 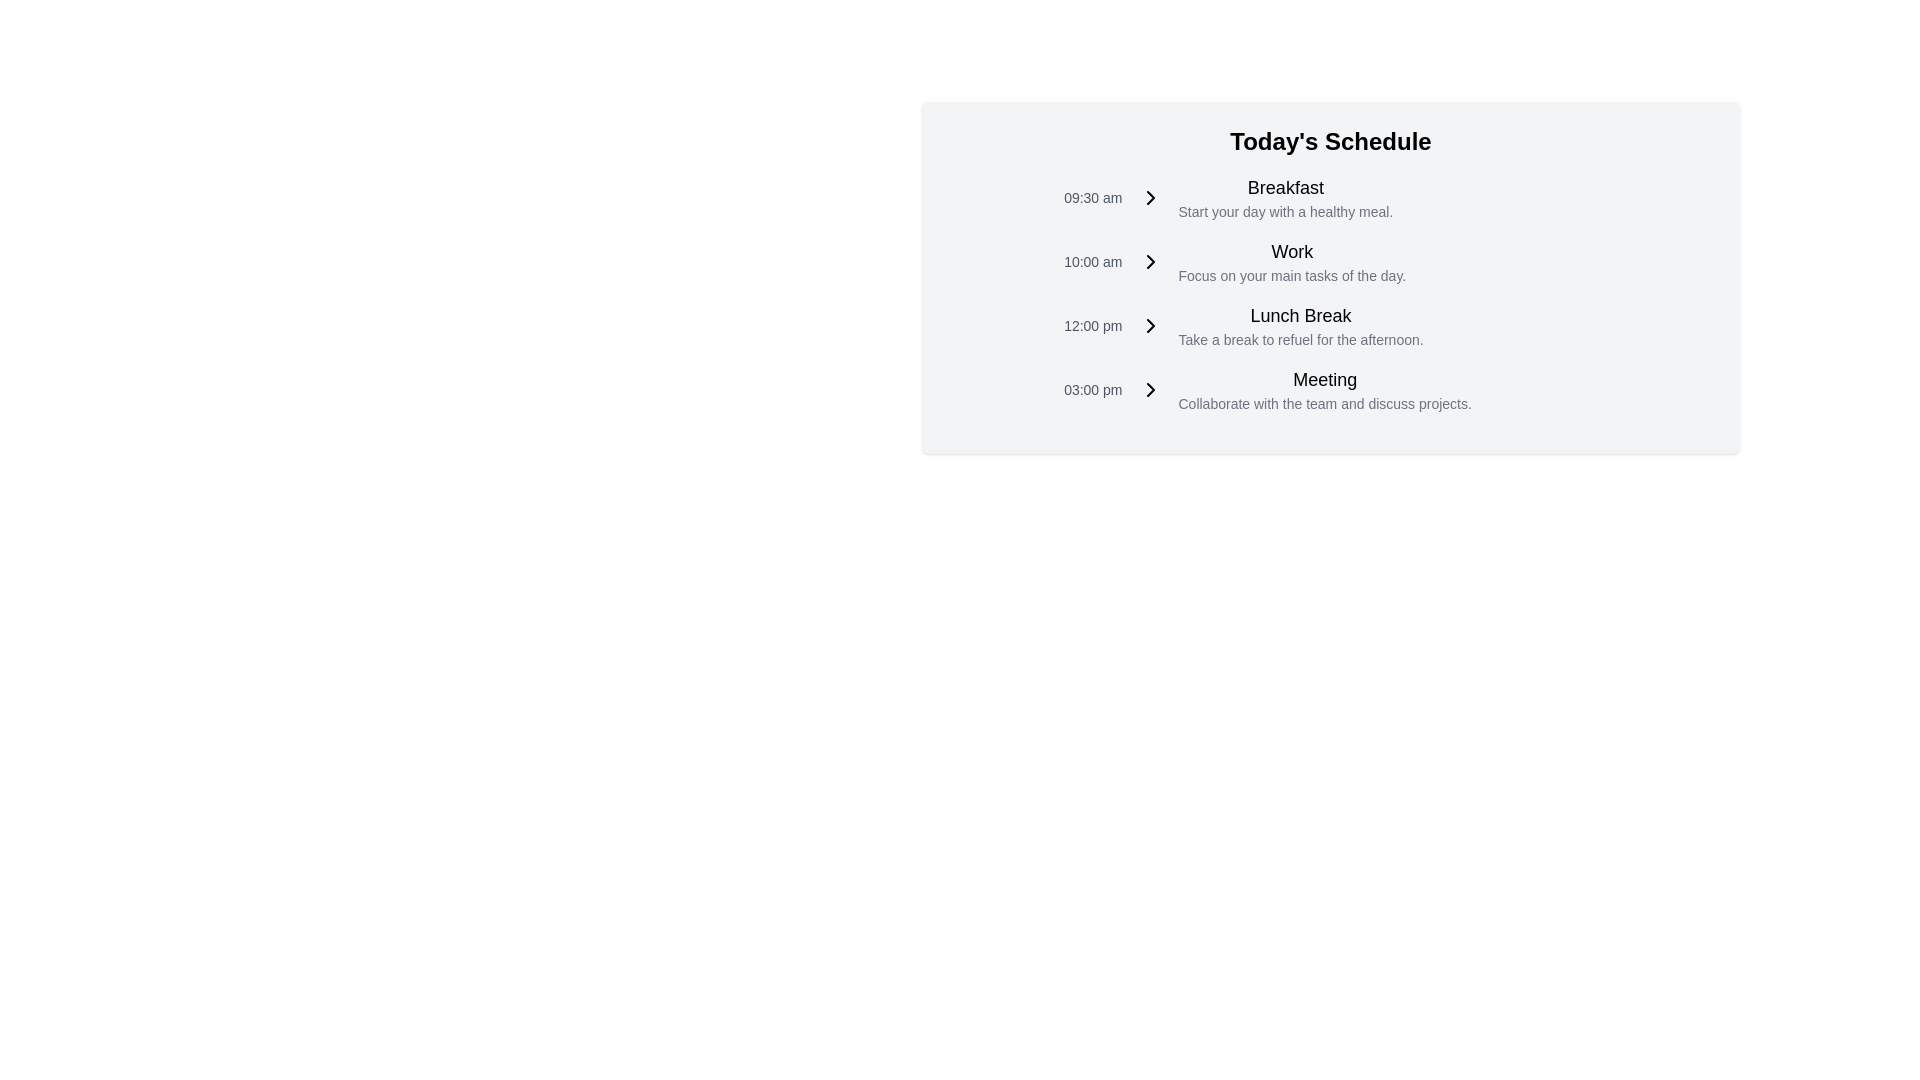 What do you see at coordinates (1285, 212) in the screenshot?
I see `the text element that provides additional details related to the title 'Breakfast', located directly below it in the schedule` at bounding box center [1285, 212].